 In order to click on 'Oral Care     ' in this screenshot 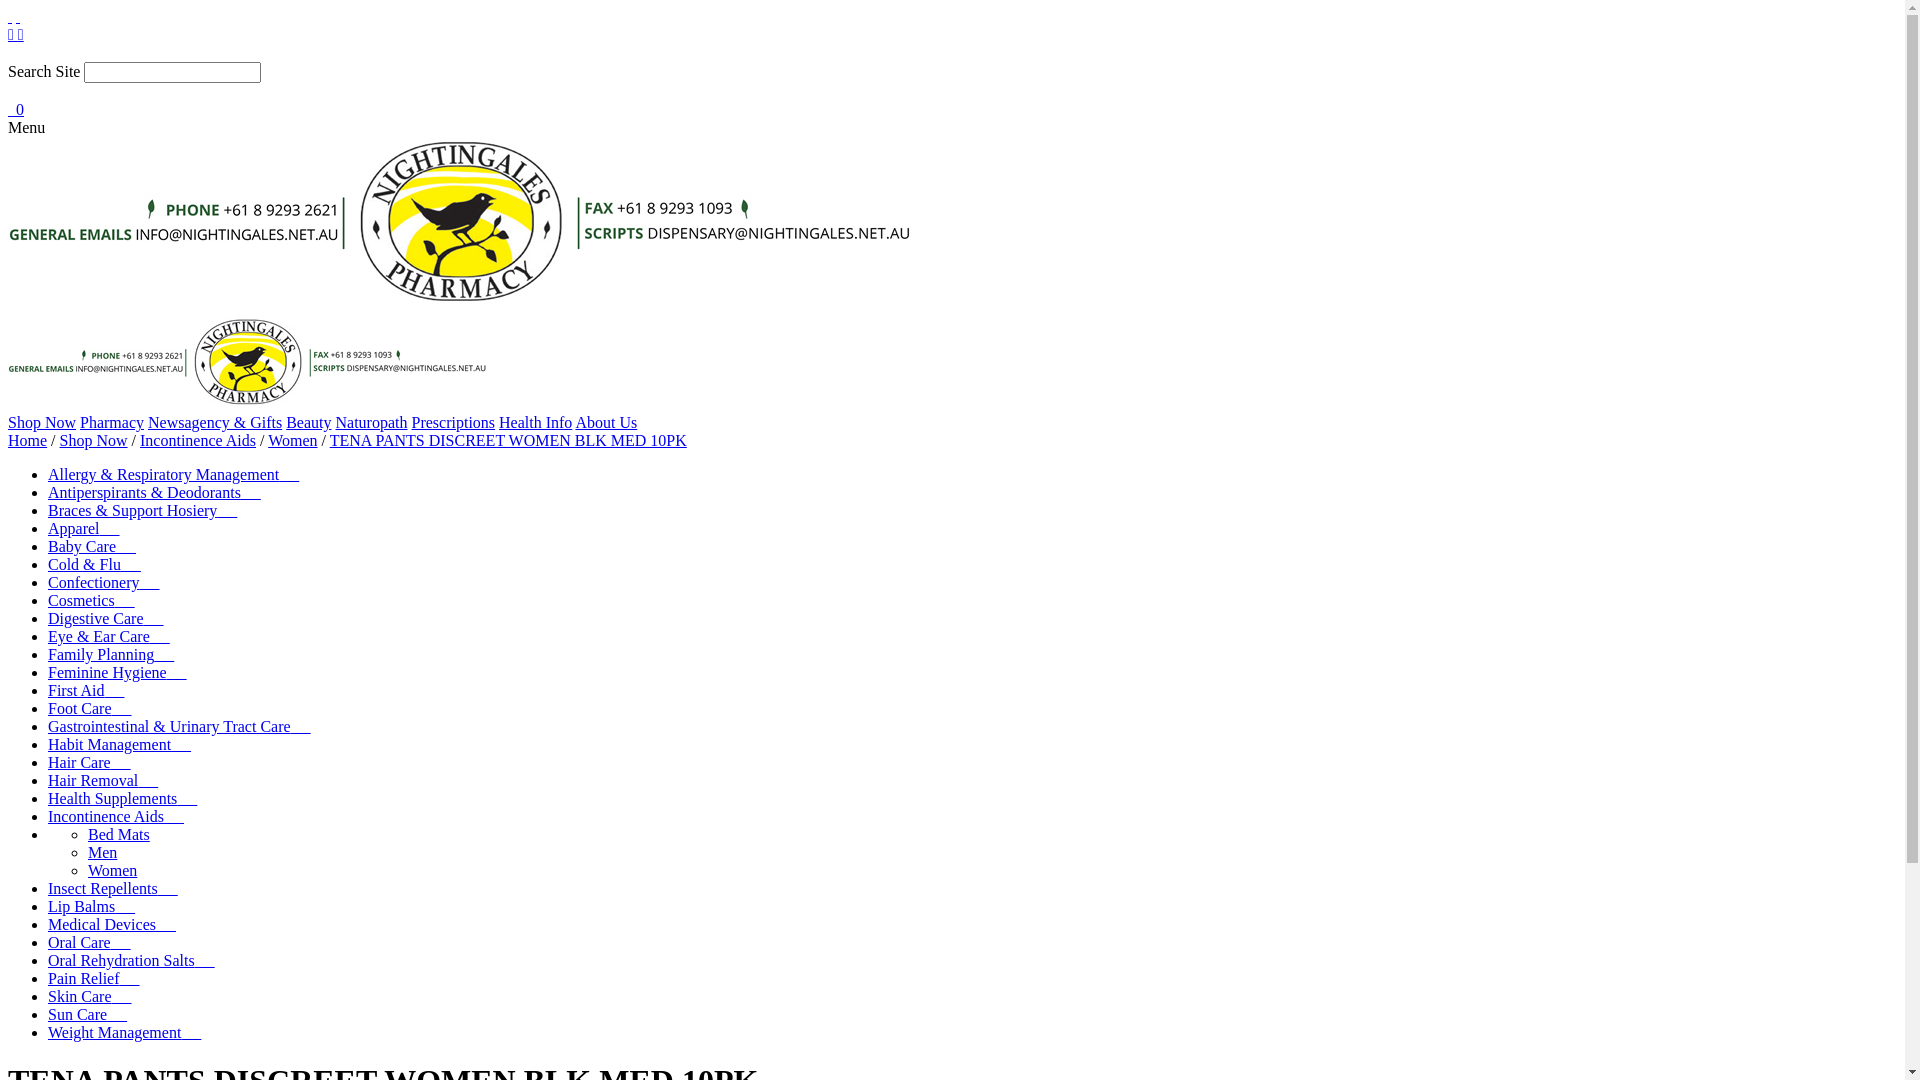, I will do `click(48, 942)`.